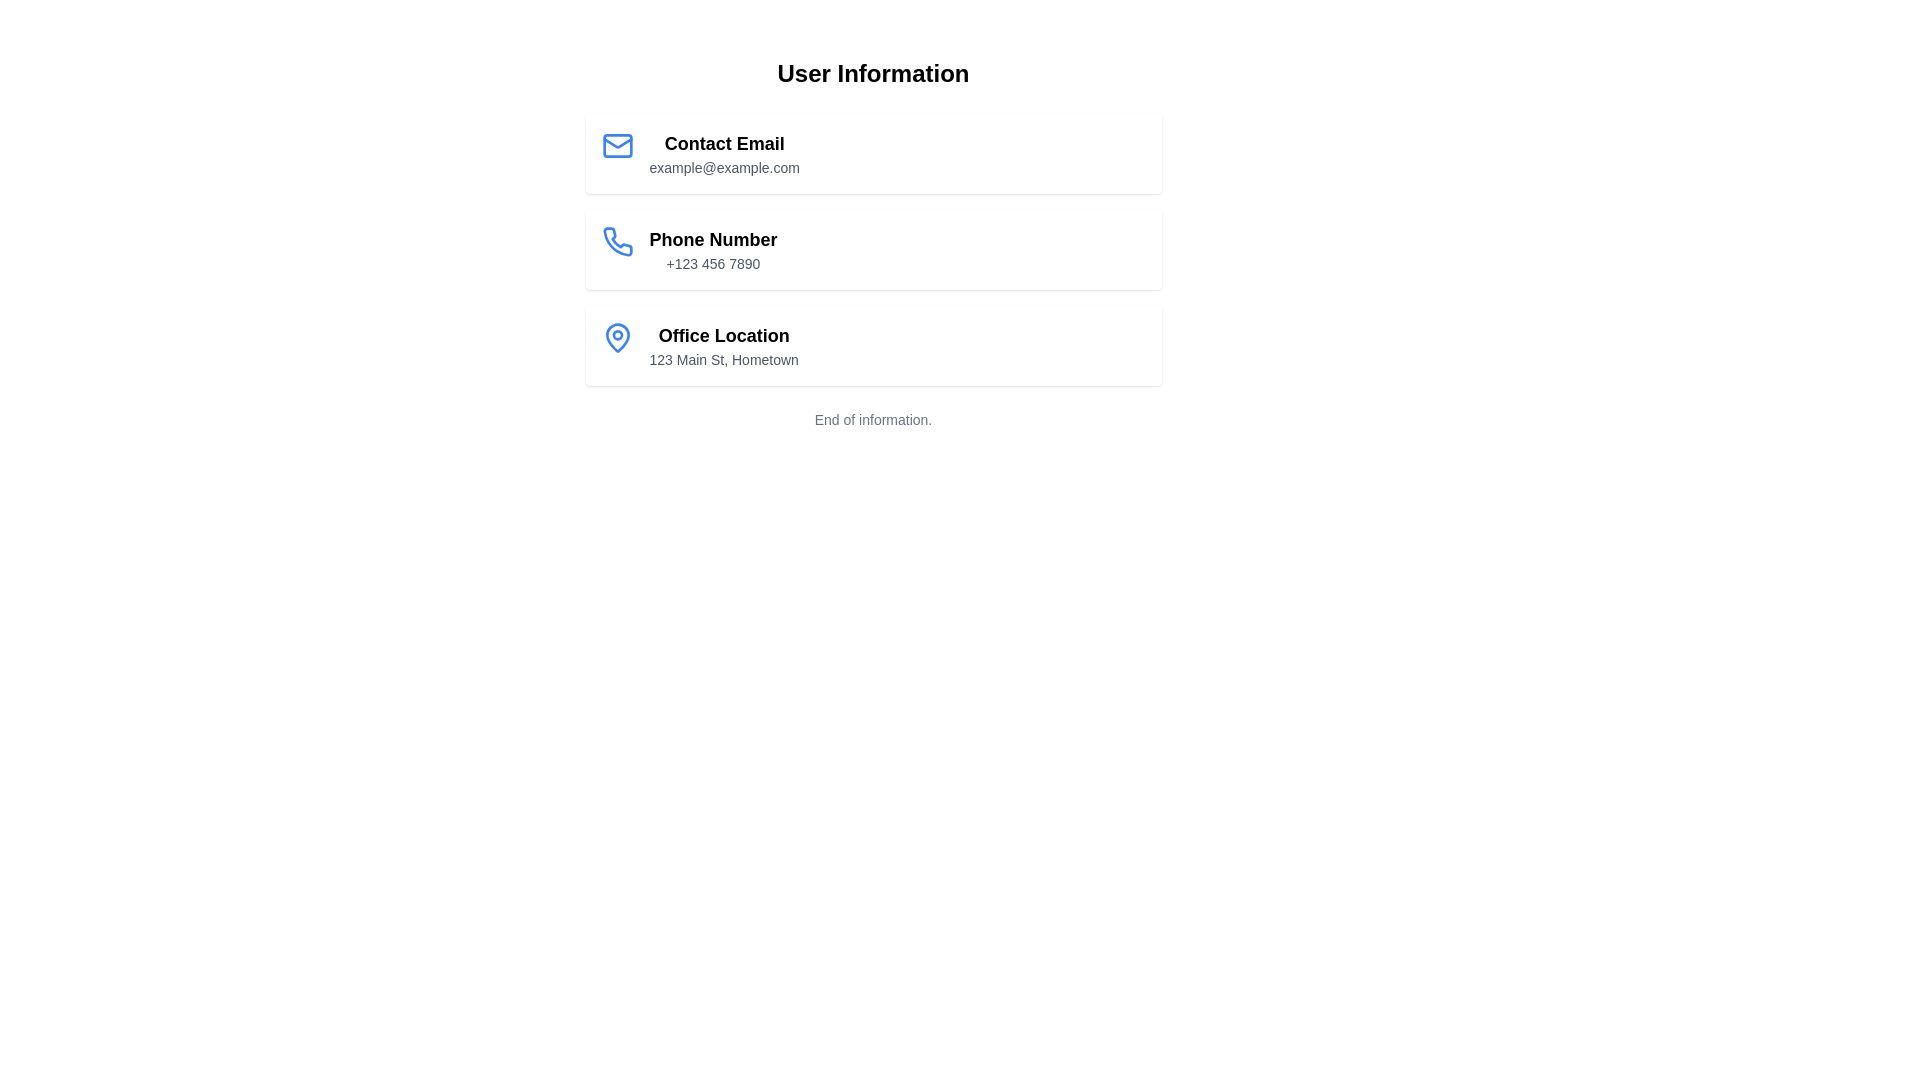  I want to click on the 'Contact Email' text label, which is displayed in bold and larger font size as the title of the first information card under 'User Information', so click(723, 142).